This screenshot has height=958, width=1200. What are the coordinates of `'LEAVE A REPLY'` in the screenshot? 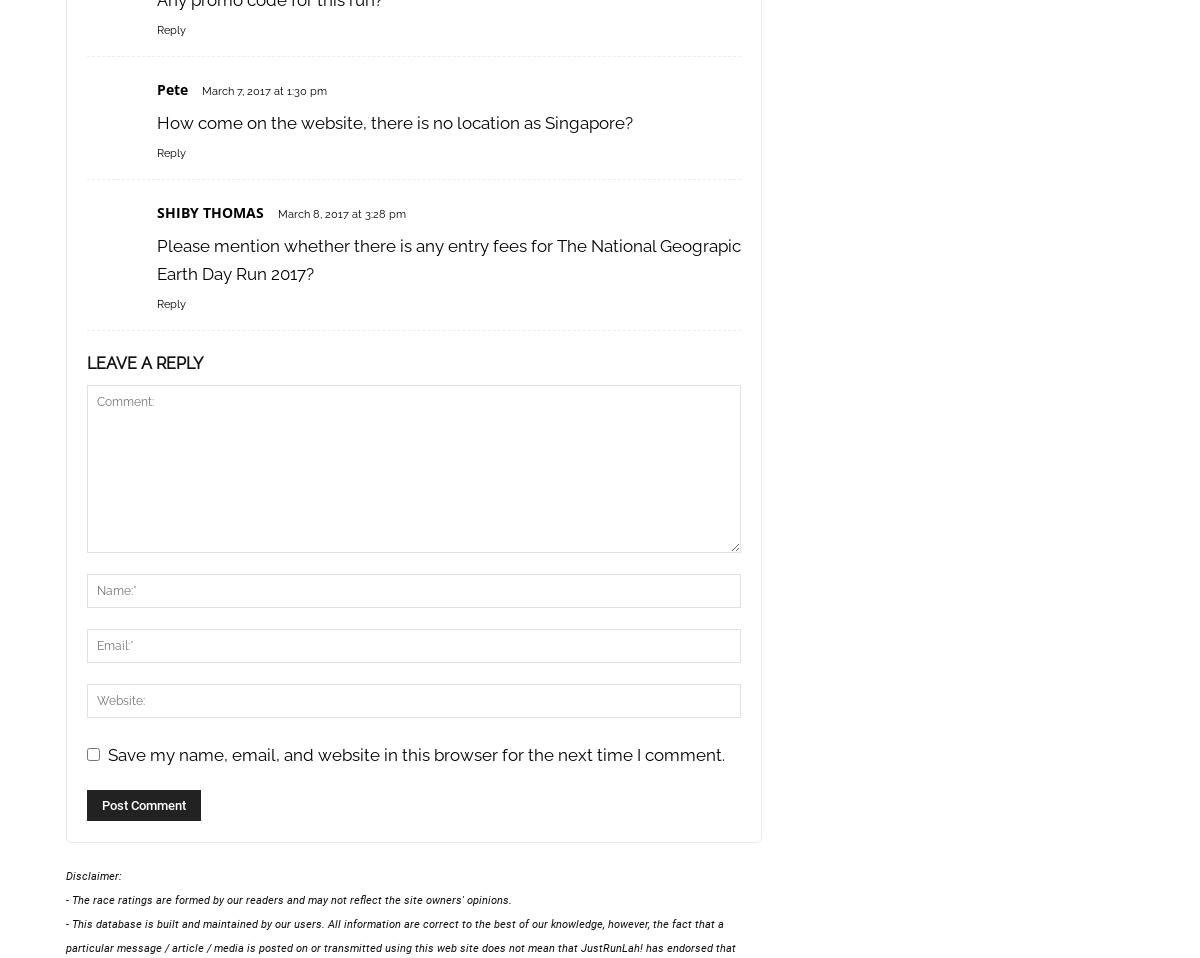 It's located at (144, 362).